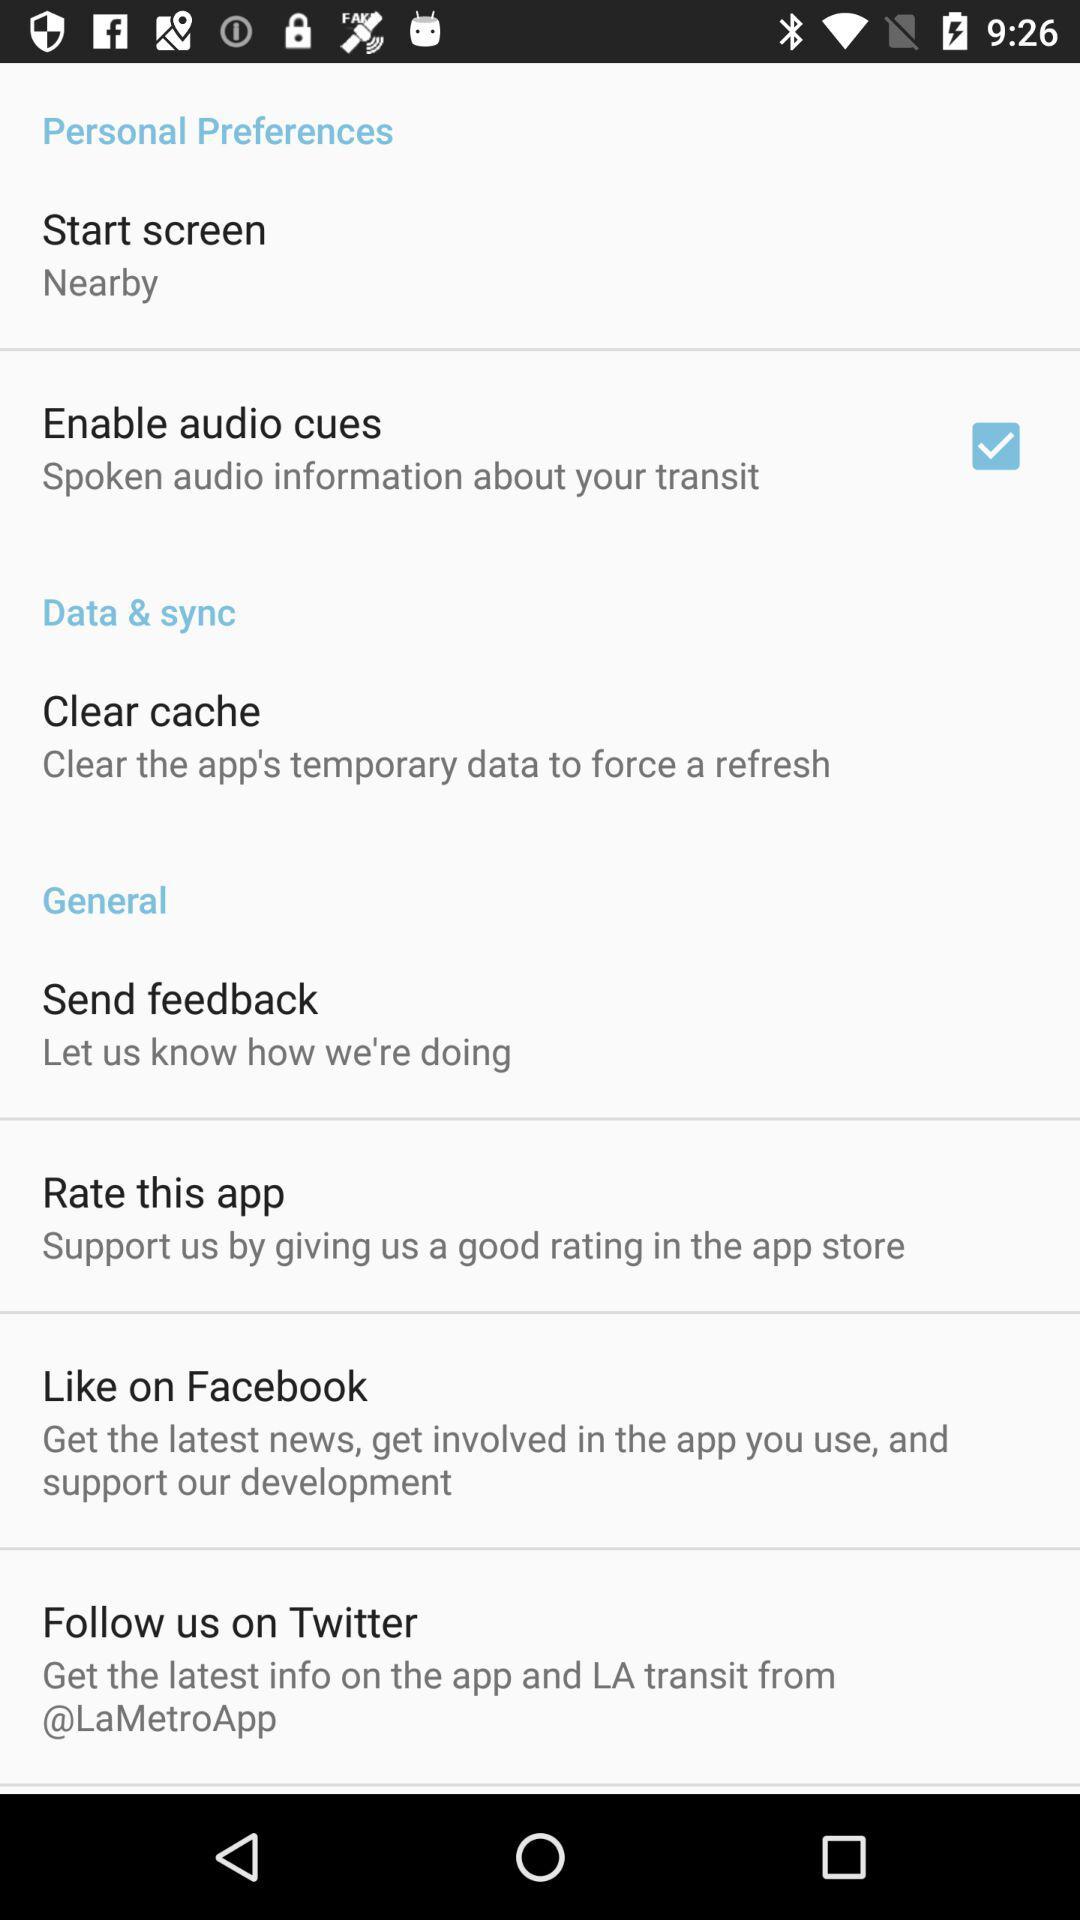  I want to click on item to the right of spoken audio information item, so click(995, 445).